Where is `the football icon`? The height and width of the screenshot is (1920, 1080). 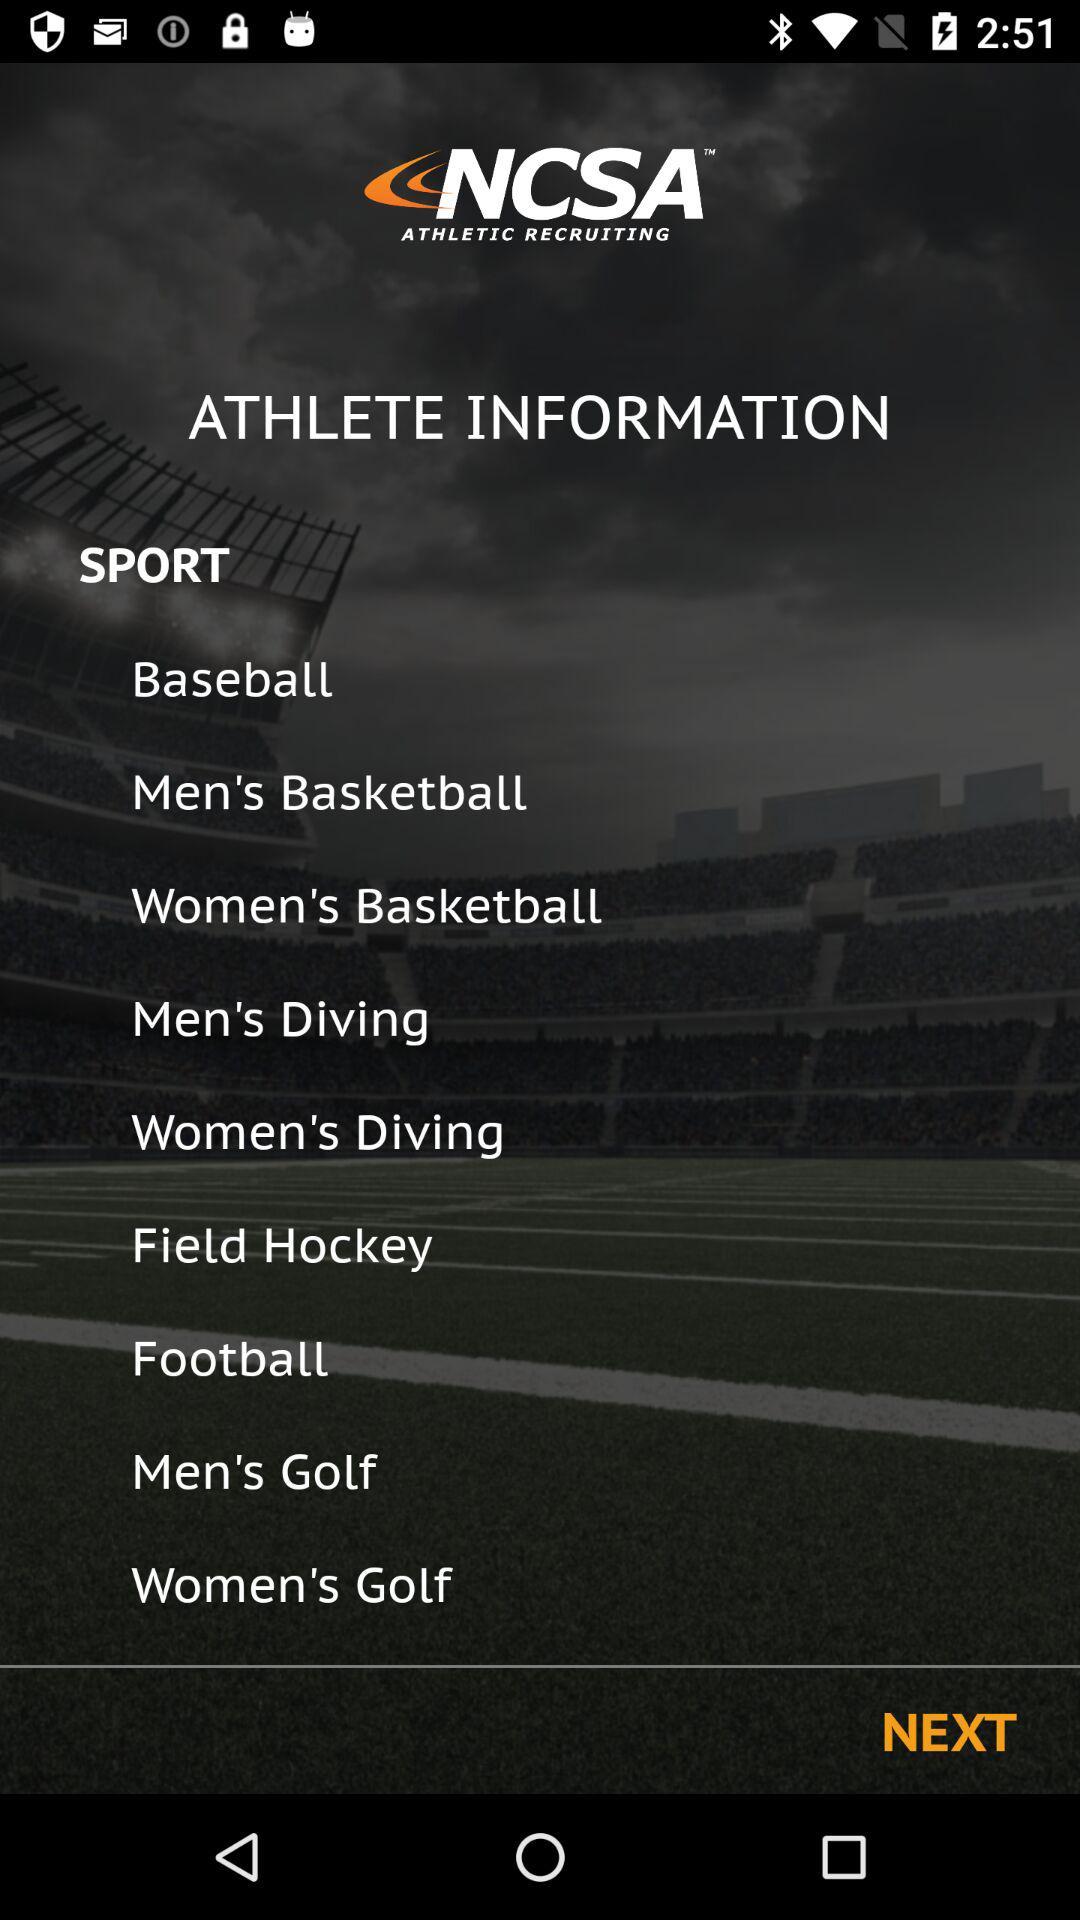
the football icon is located at coordinates (591, 1357).